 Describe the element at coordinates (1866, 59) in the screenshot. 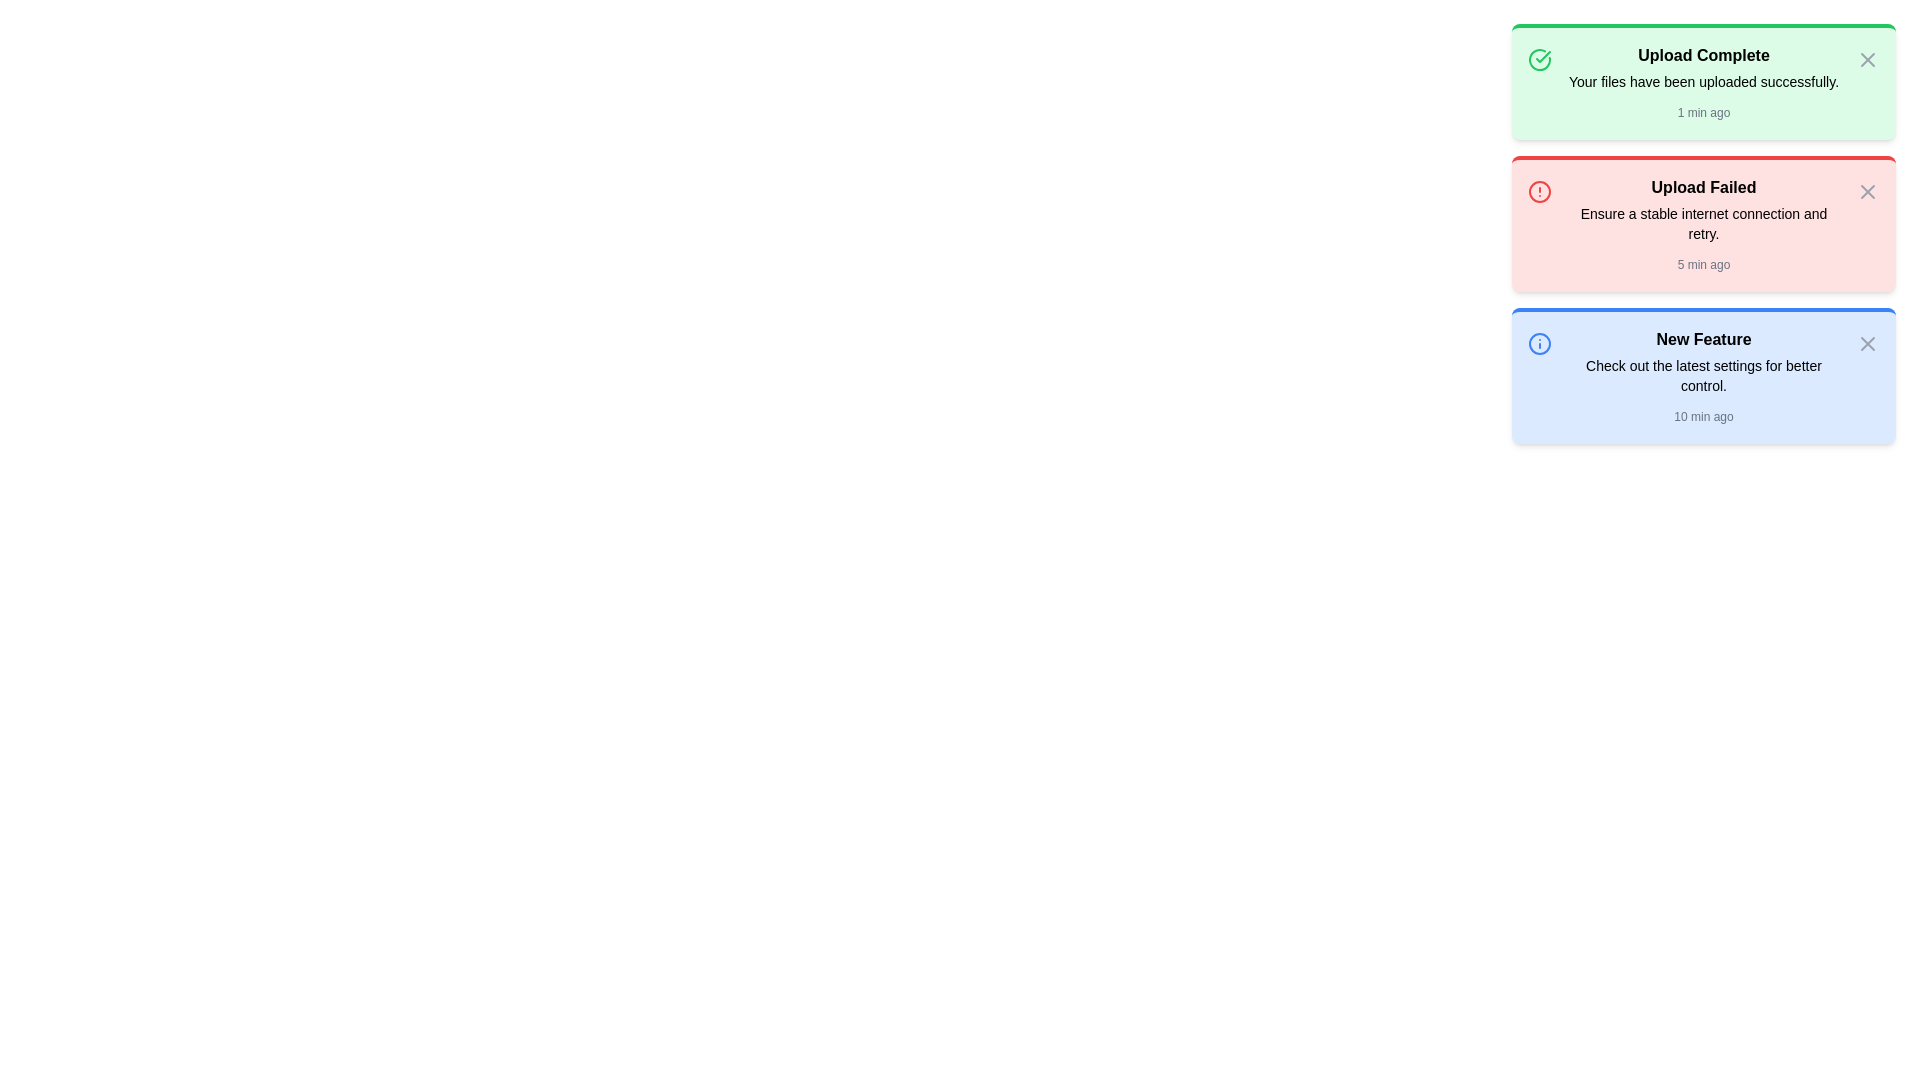

I see `the close button icon located at the top-right corner of the 'Upload Complete' notification bar` at that location.